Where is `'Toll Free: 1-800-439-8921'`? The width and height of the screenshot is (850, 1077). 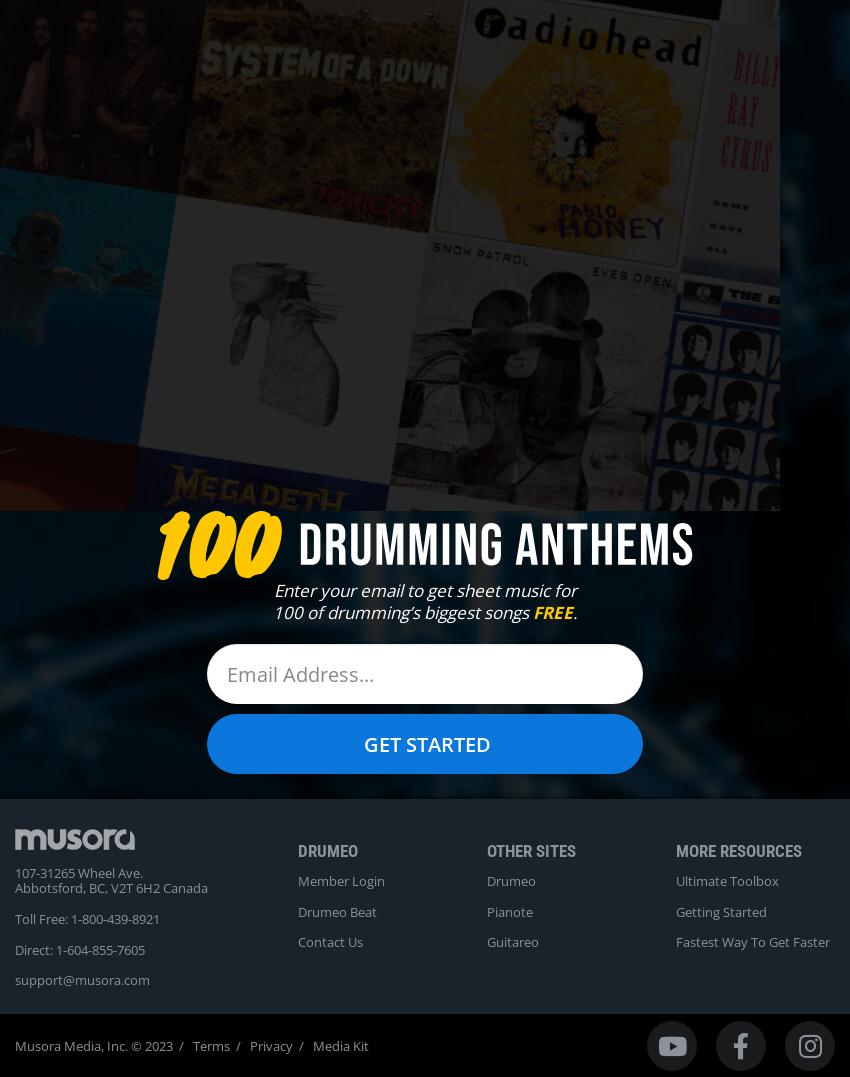 'Toll Free: 1-800-439-8921' is located at coordinates (86, 917).